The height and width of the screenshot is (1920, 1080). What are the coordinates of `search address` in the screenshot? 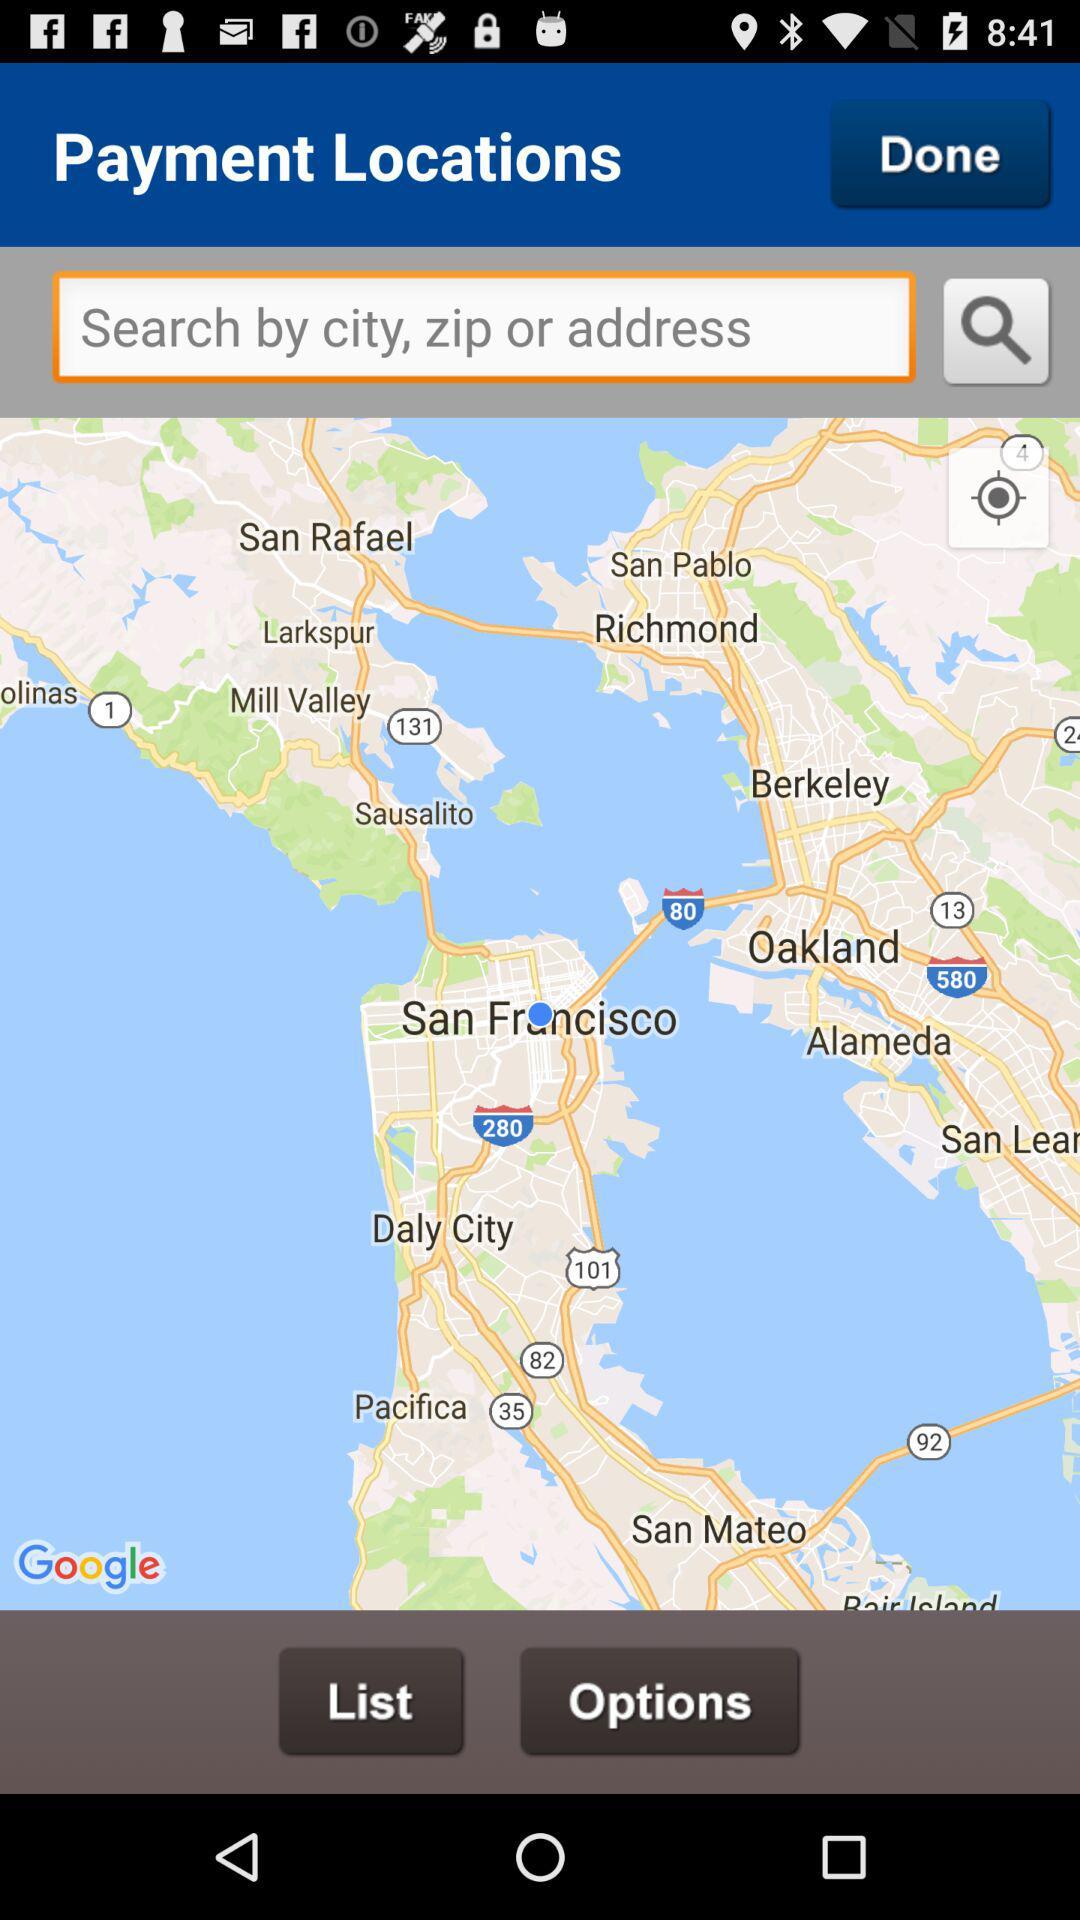 It's located at (997, 331).